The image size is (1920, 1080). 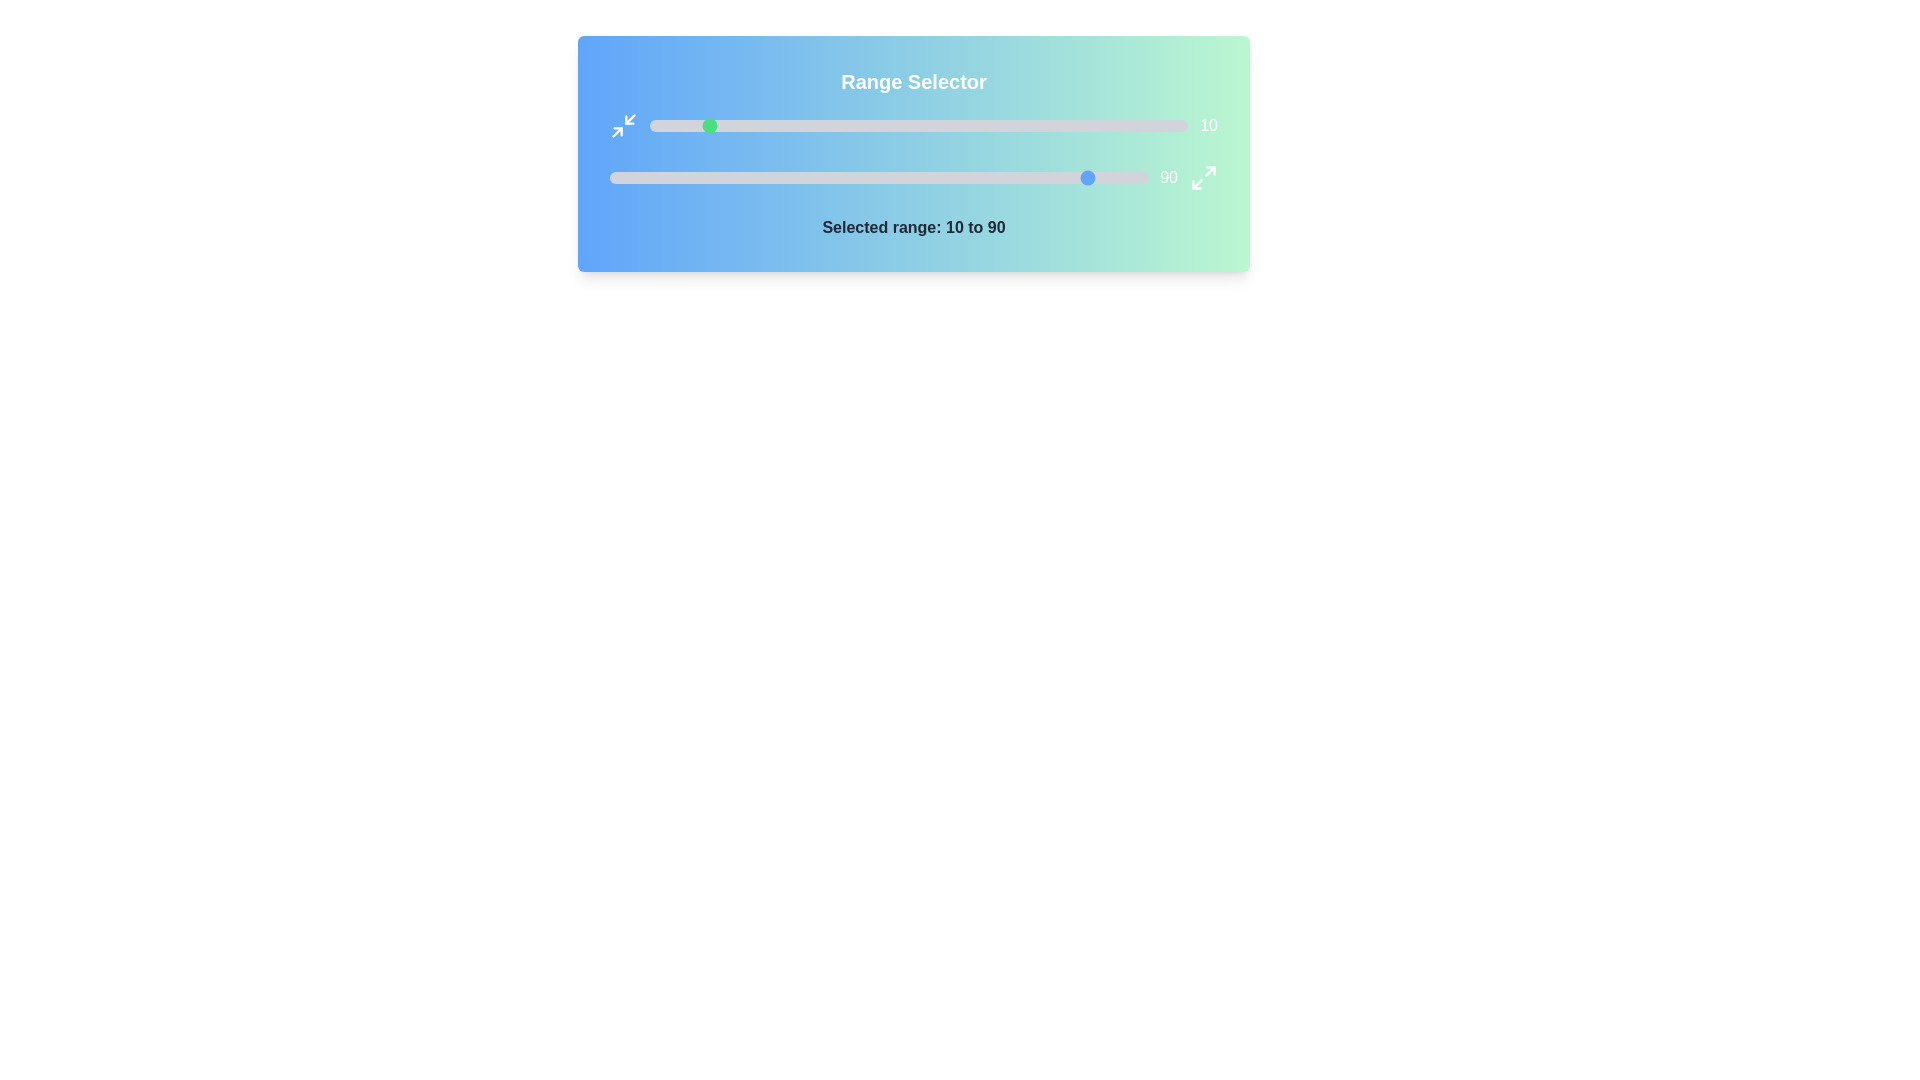 I want to click on the slider, so click(x=876, y=126).